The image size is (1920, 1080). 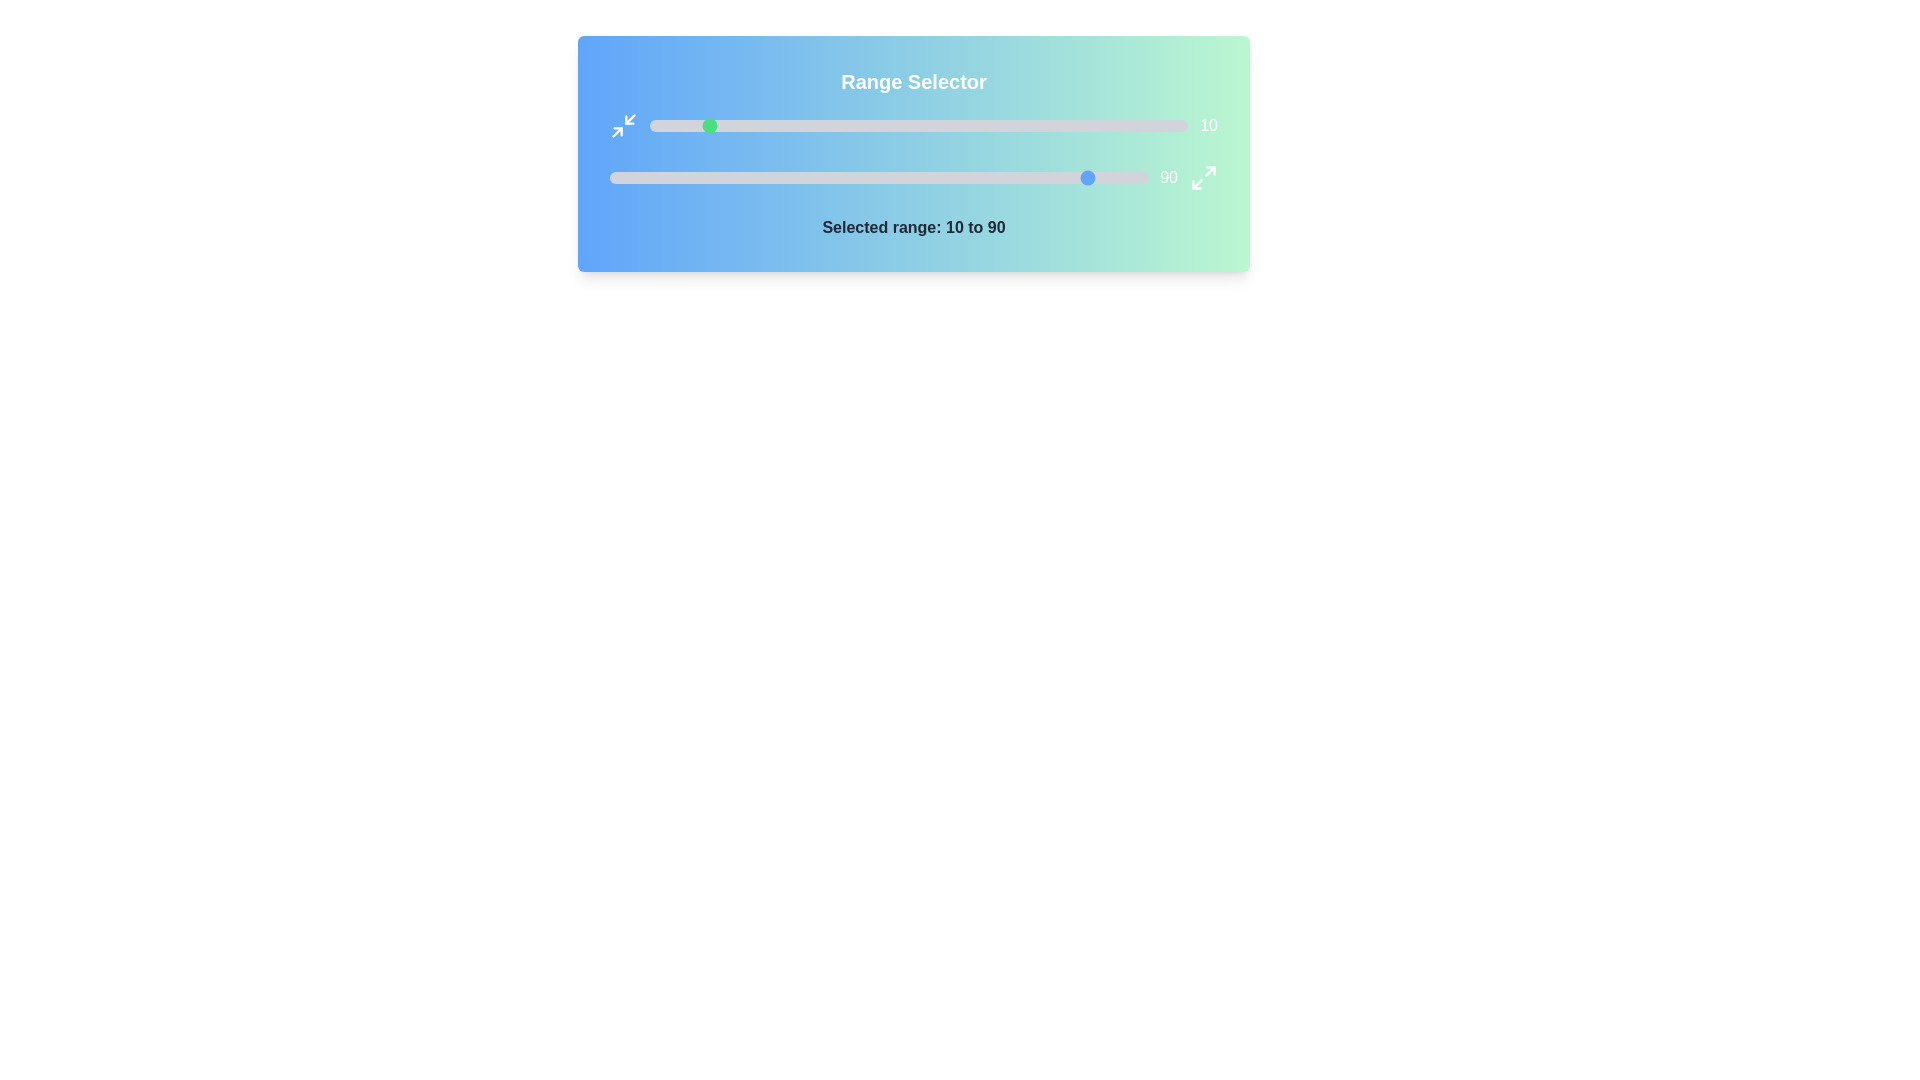 I want to click on the slider, so click(x=876, y=126).